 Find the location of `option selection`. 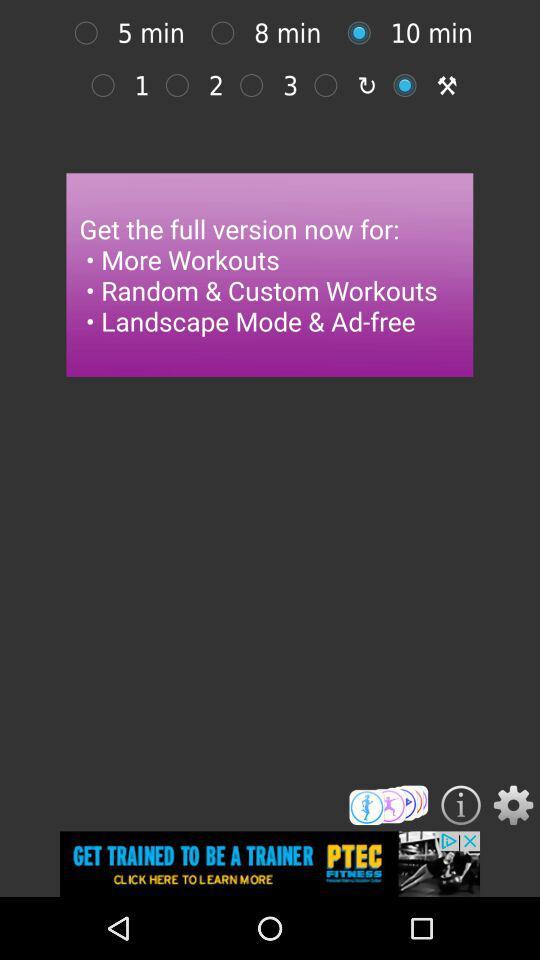

option selection is located at coordinates (226, 32).